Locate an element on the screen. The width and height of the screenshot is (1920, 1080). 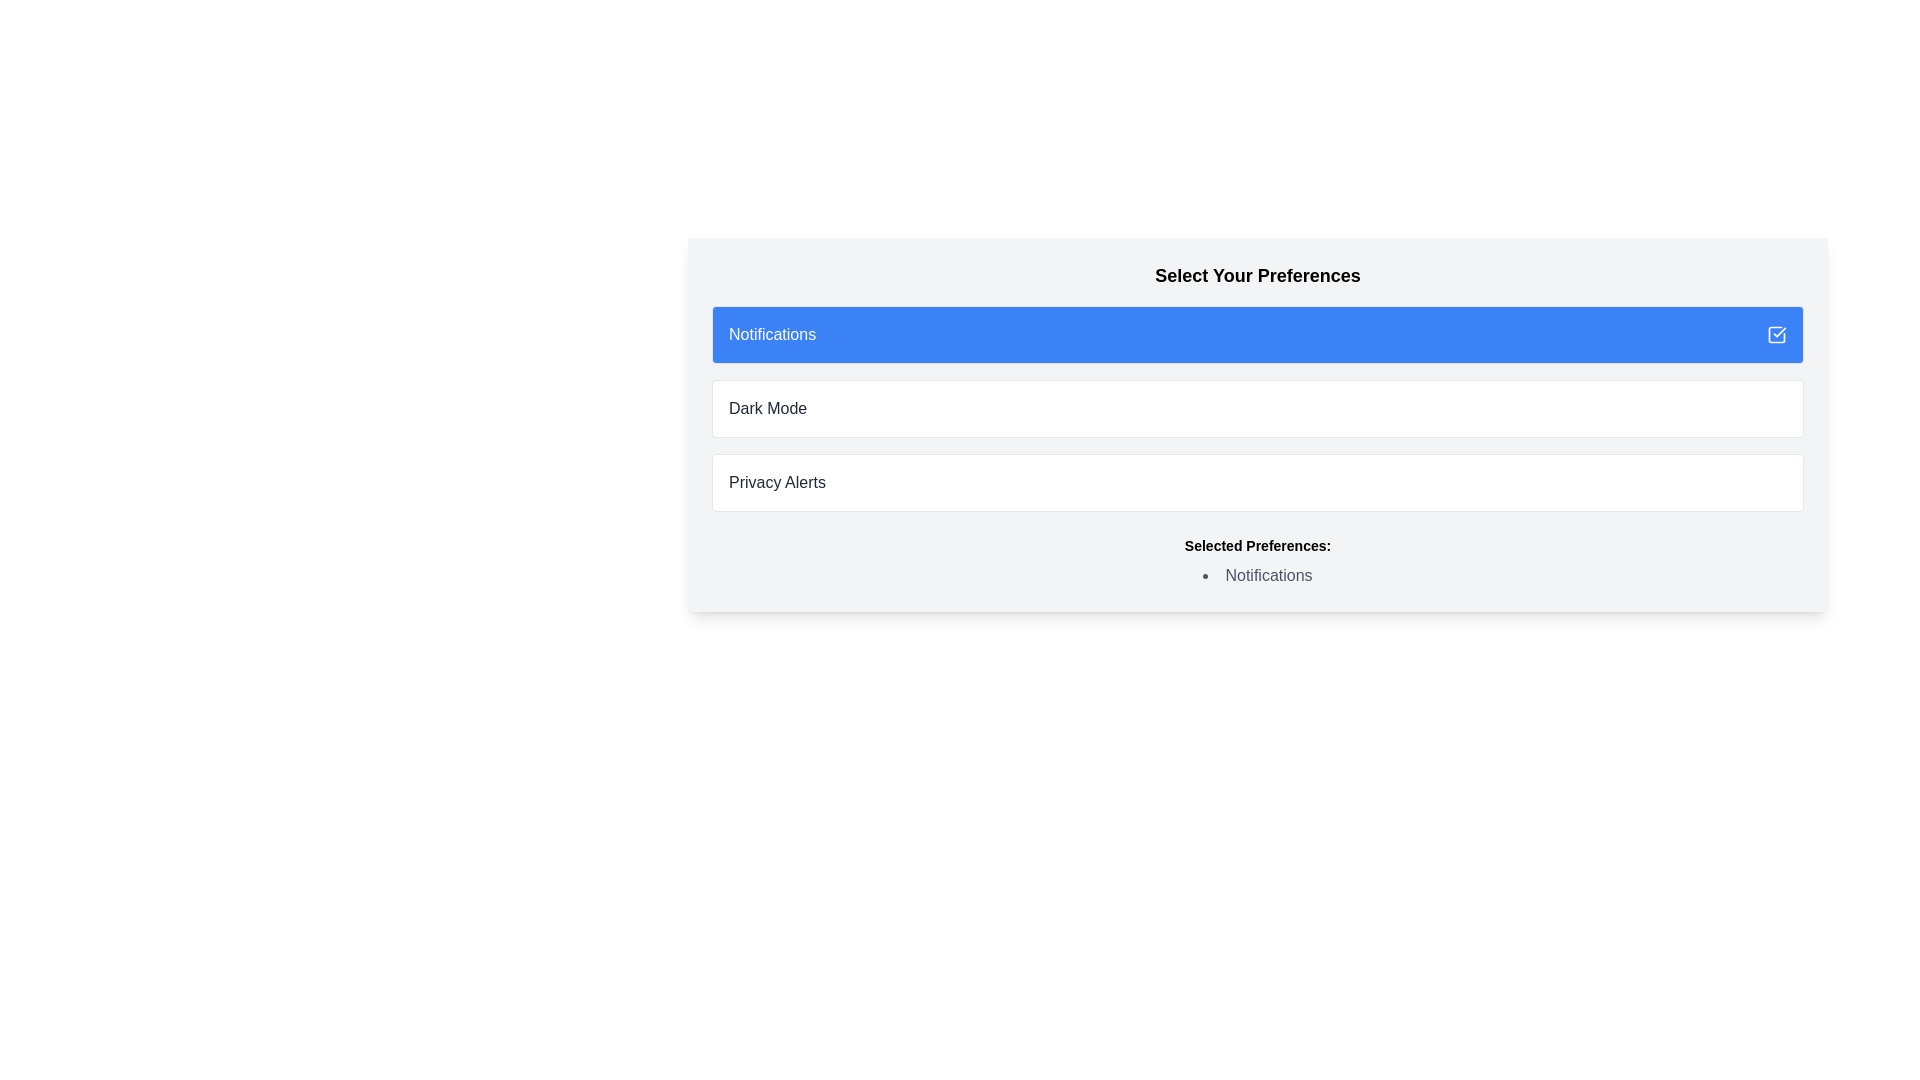
the 'Privacy Alerts' text label, which is styled in black sans-serif font and located in the third content block under the 'Select Your Preferences' section is located at coordinates (776, 482).